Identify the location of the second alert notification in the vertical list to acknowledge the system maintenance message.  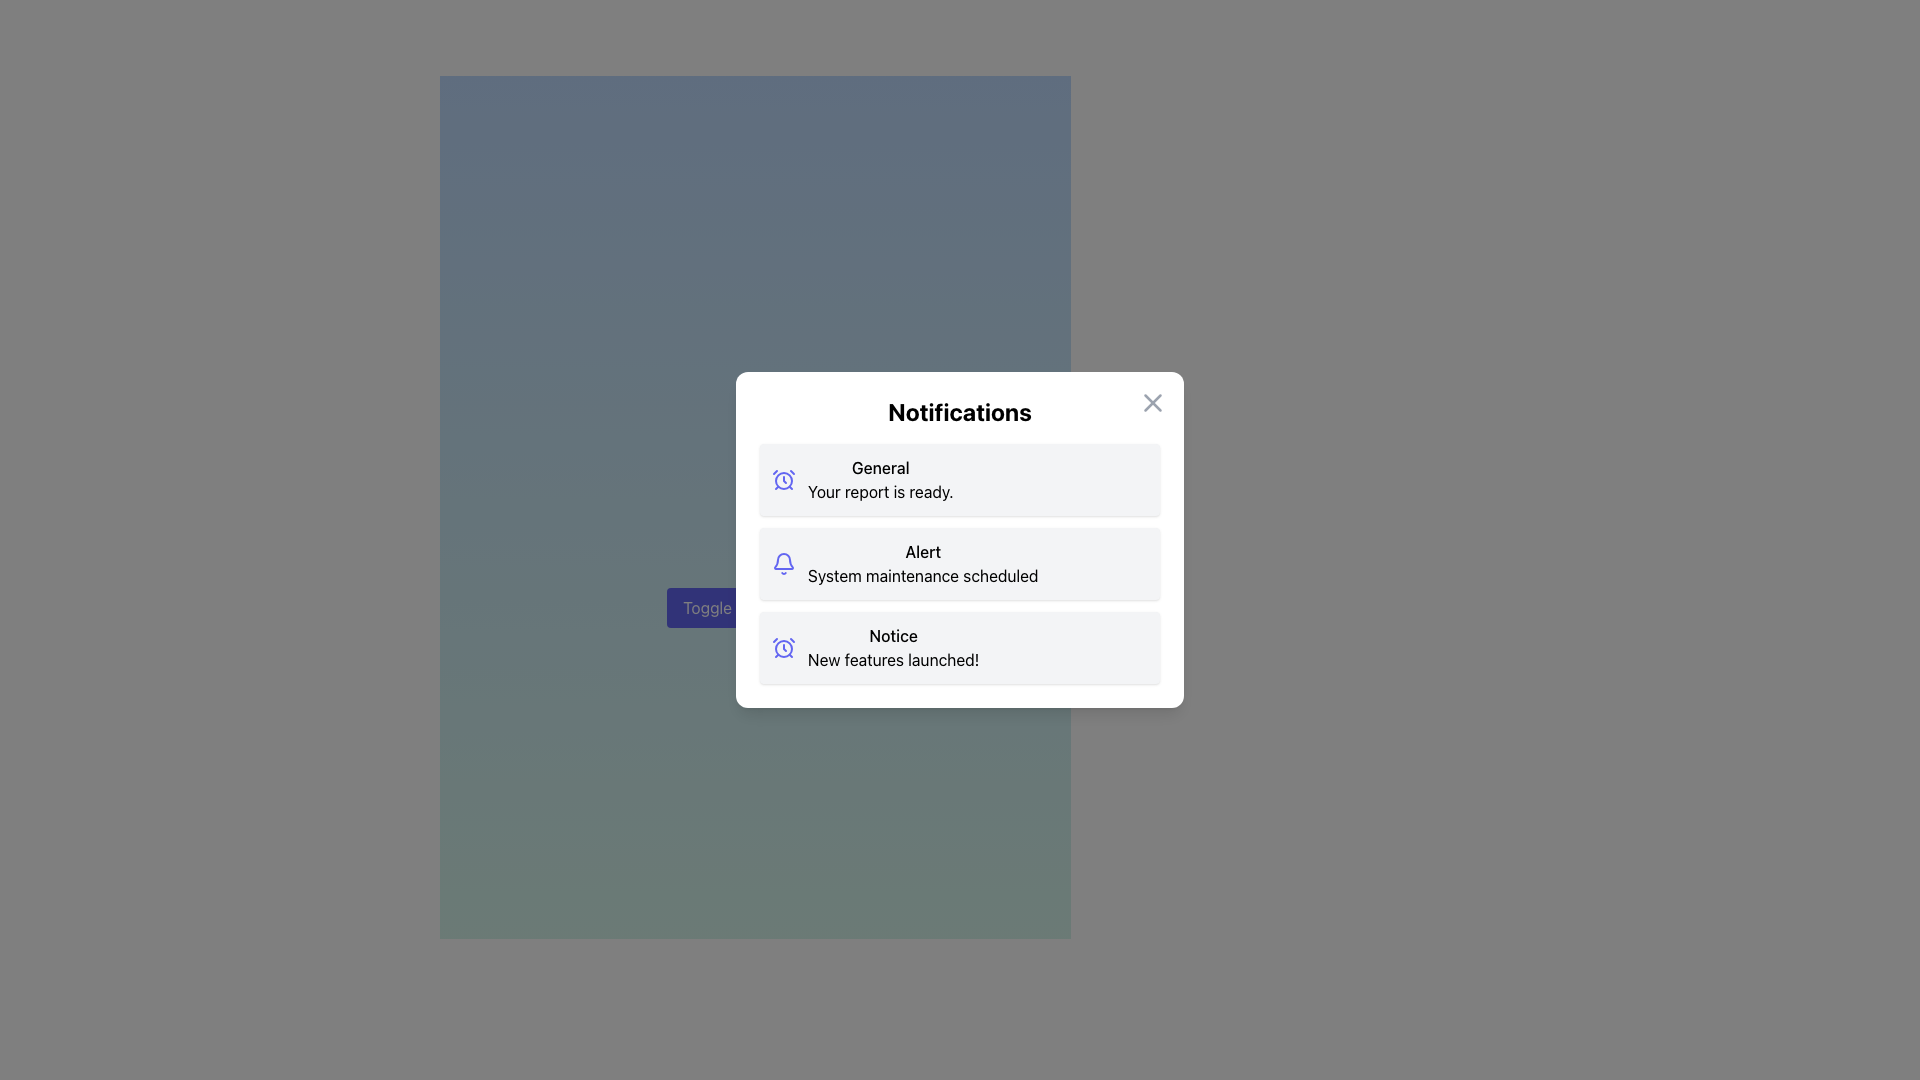
(960, 563).